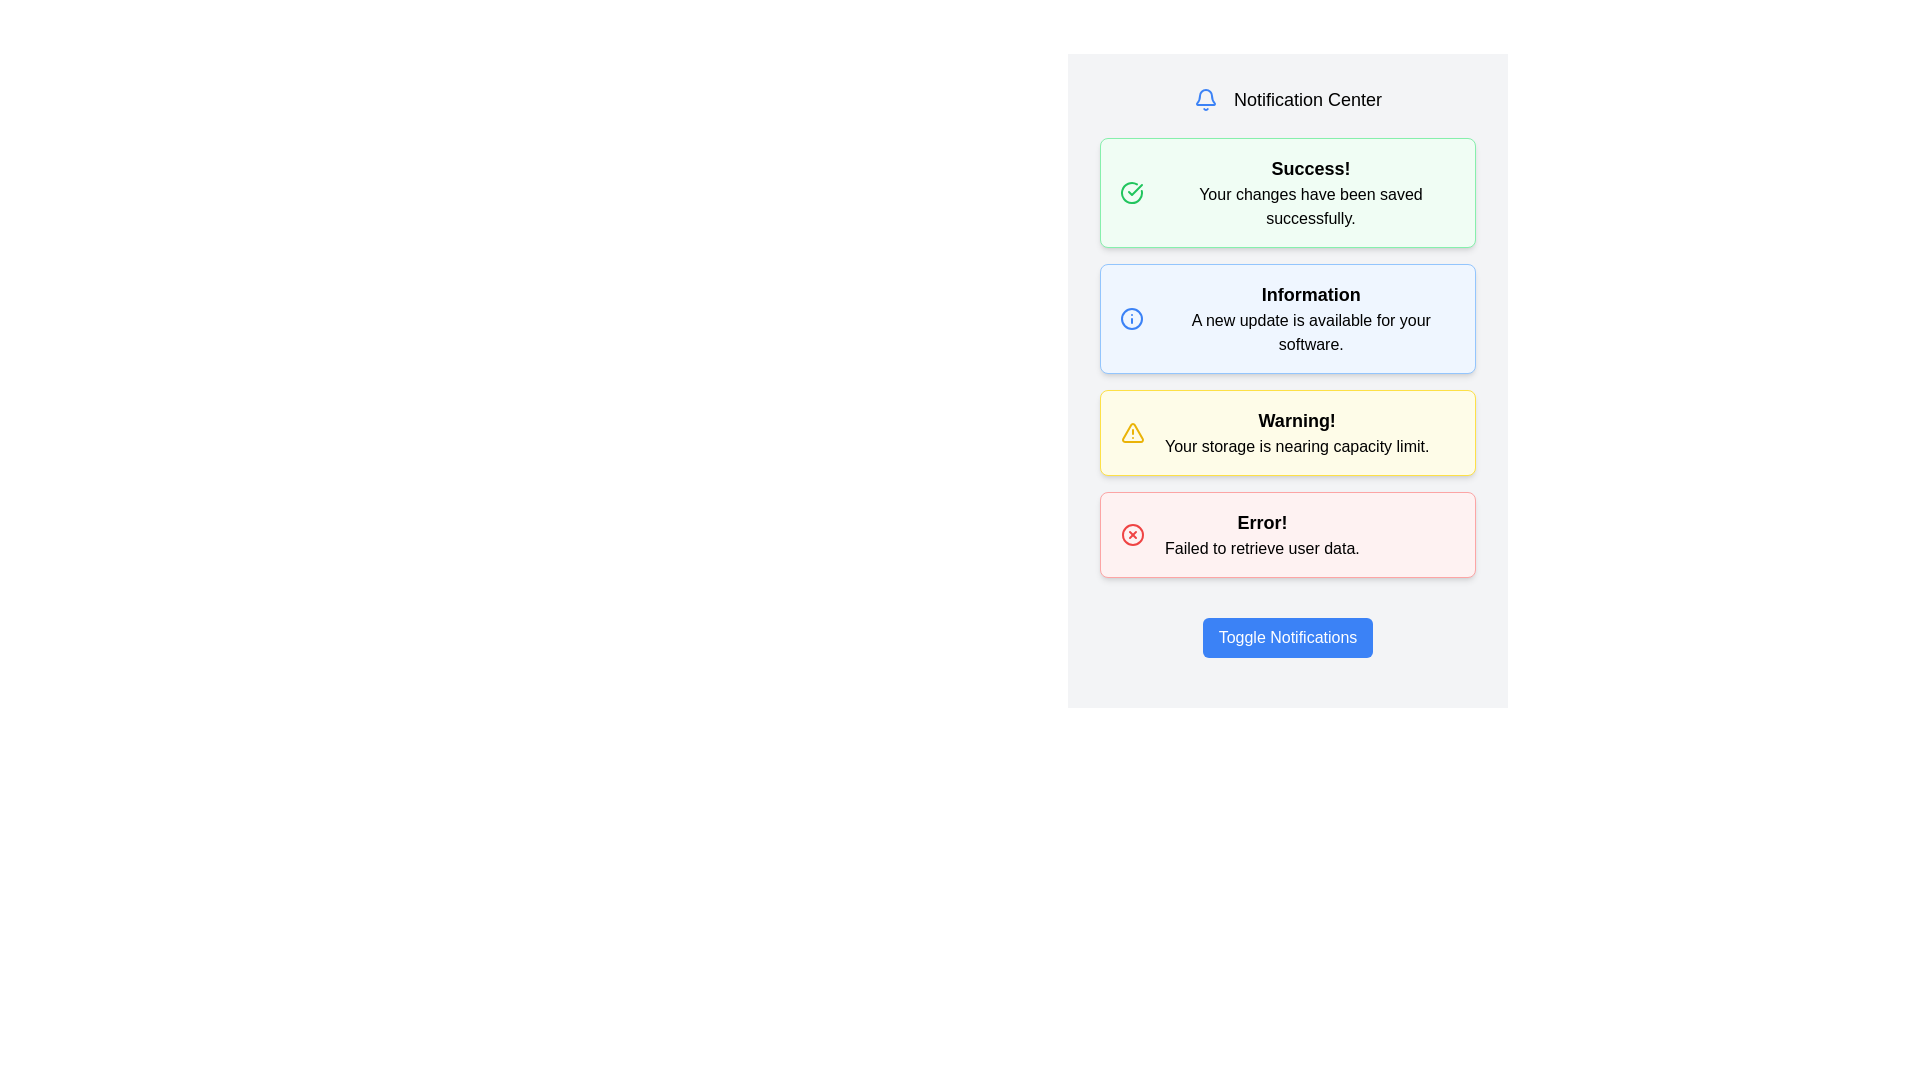 This screenshot has height=1080, width=1920. What do you see at coordinates (1297, 446) in the screenshot?
I see `warning message displayed as 'Your storage is nearing capacity limit.' located within the yellow alert box, below the title 'Warning!'` at bounding box center [1297, 446].